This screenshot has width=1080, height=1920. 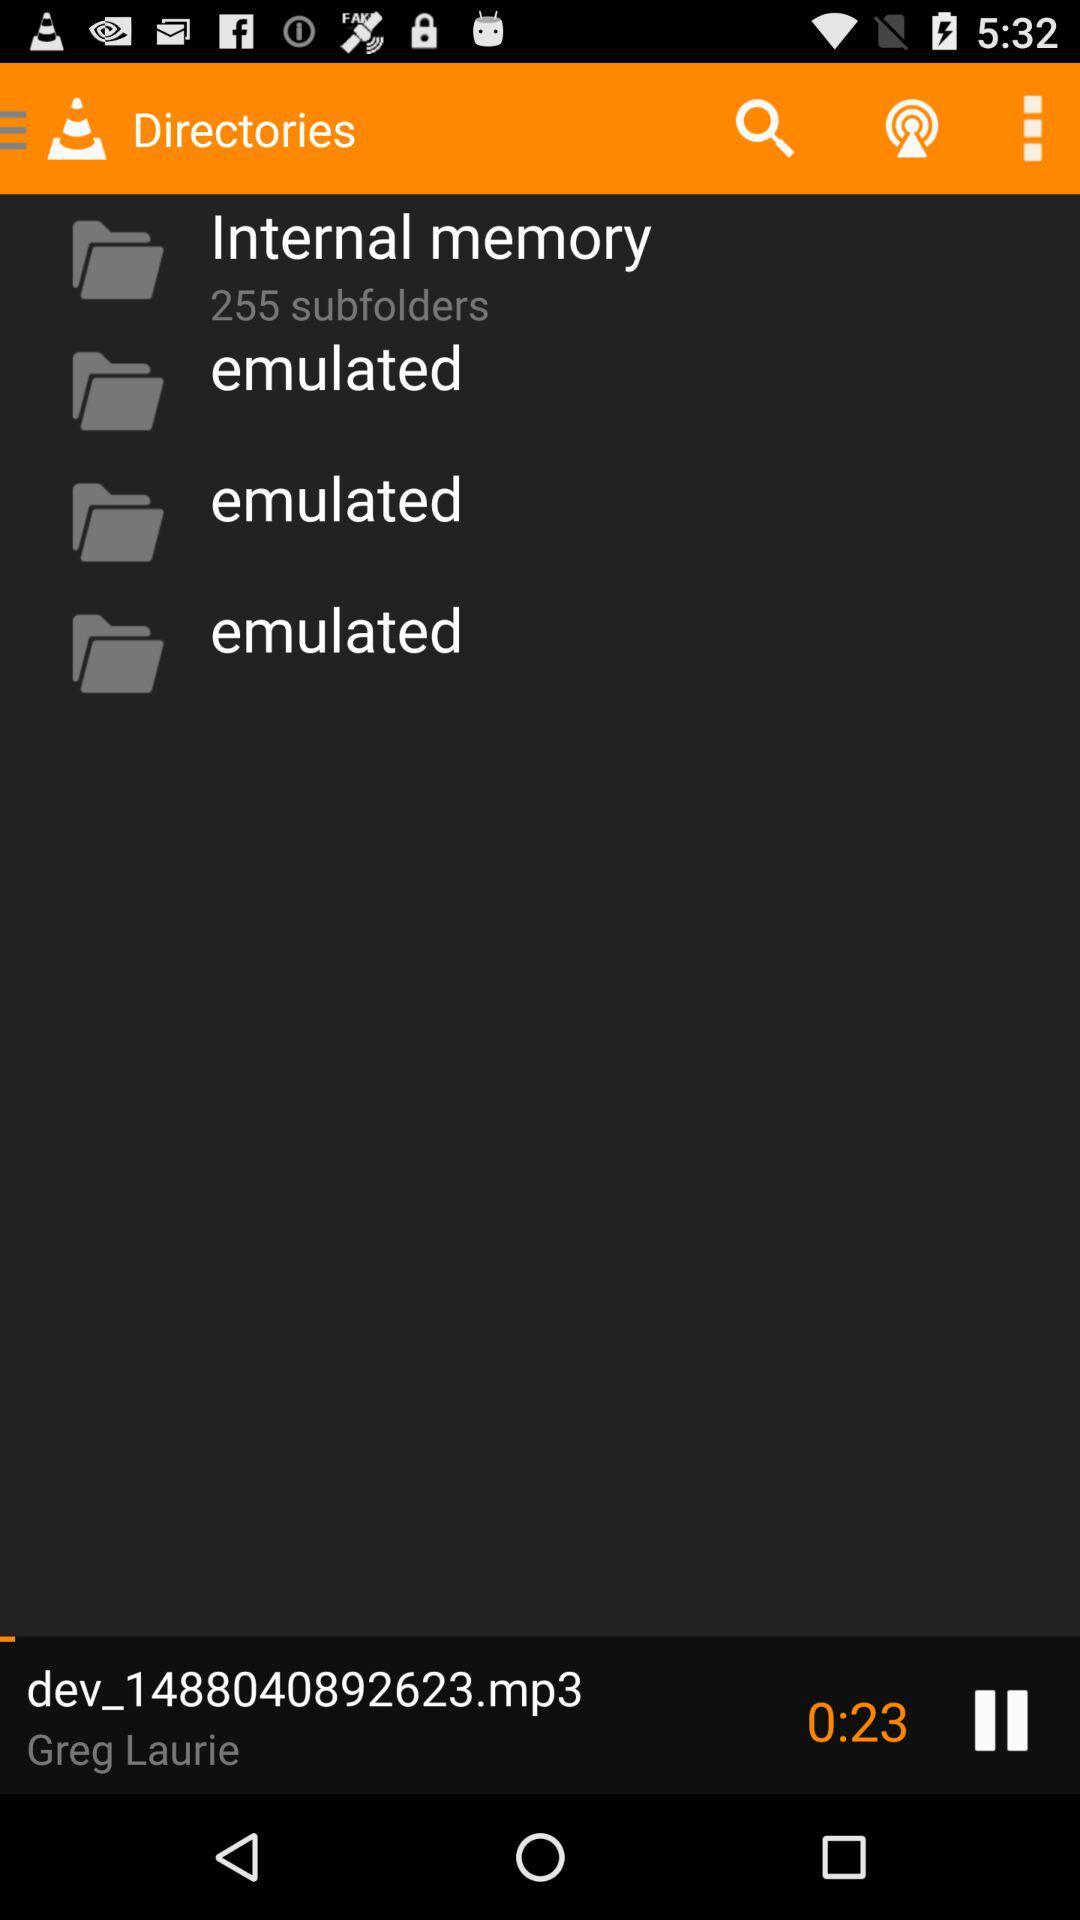 I want to click on the icon above emulated item, so click(x=348, y=299).